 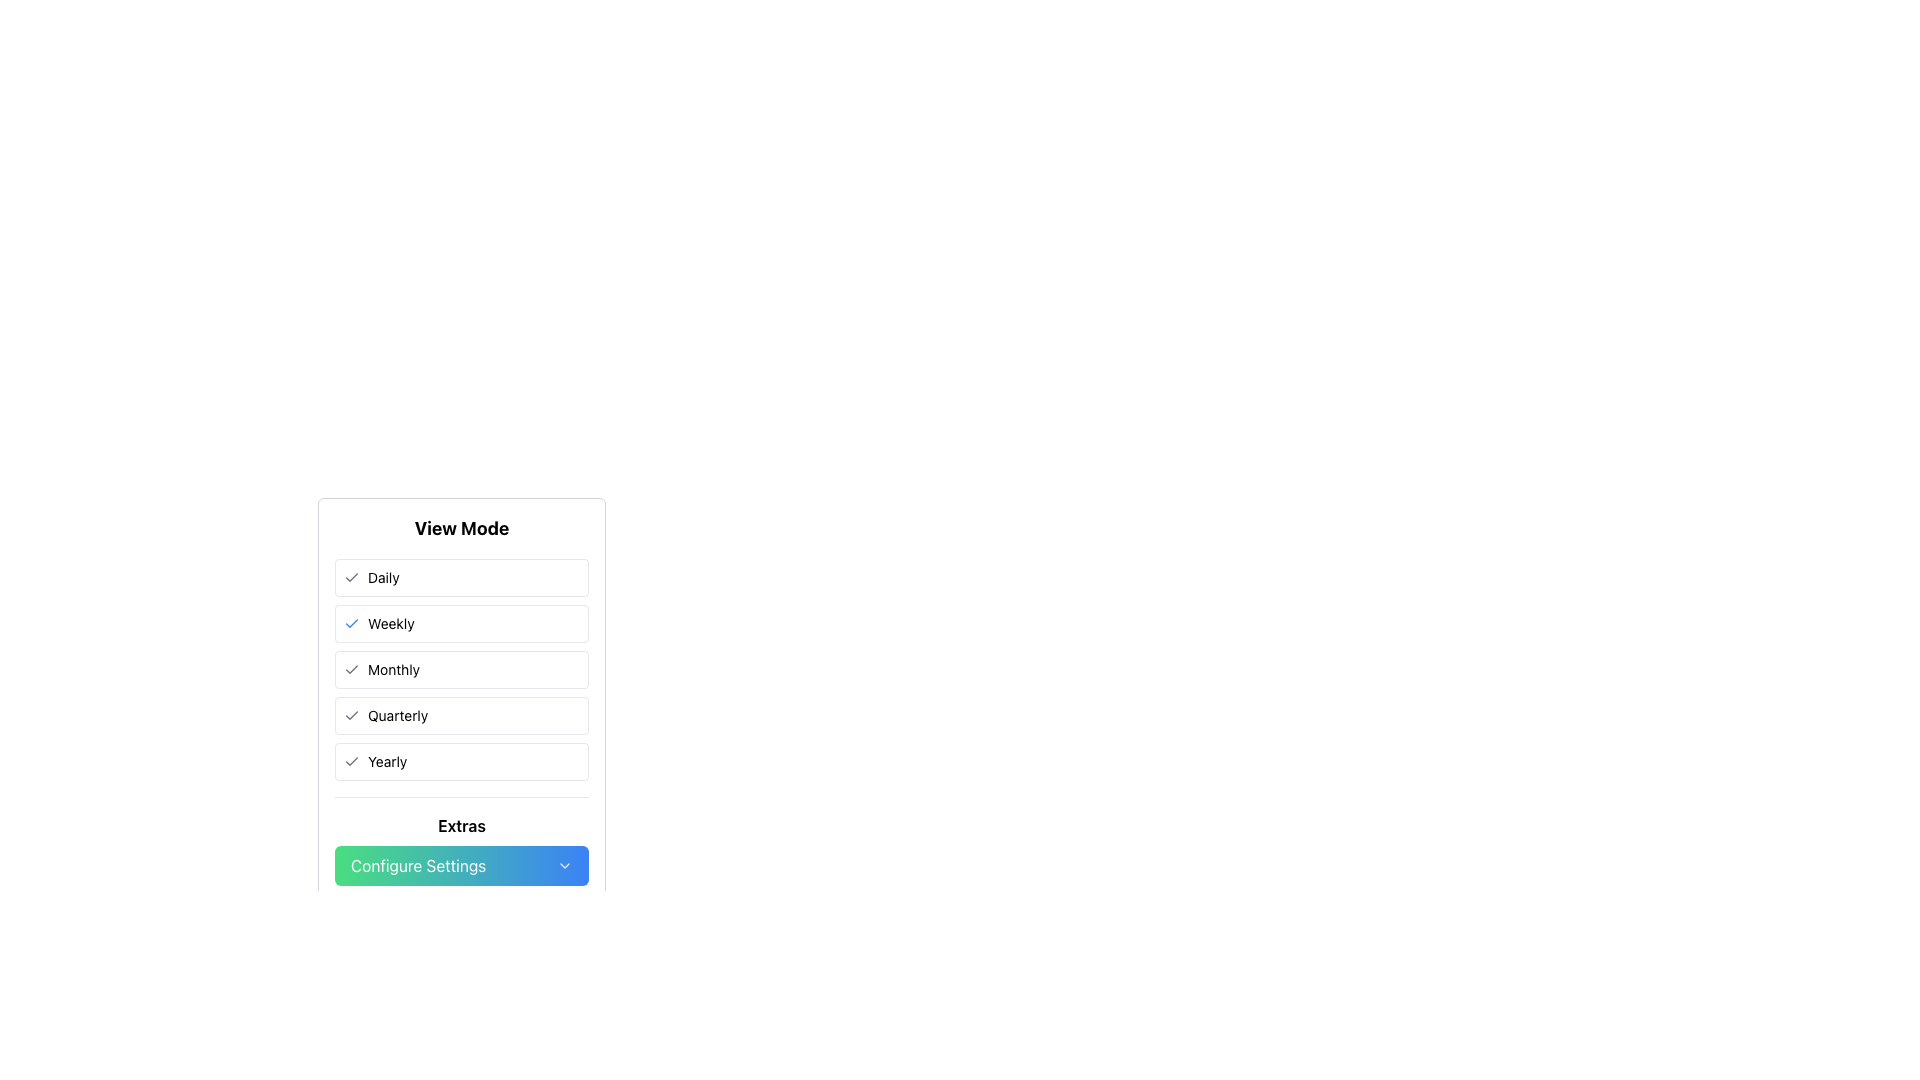 I want to click on the selection state represented by the small gray checkmark icon, which is the leftmost component of the 'Daily' button in the list of options under 'View Mode', so click(x=351, y=578).